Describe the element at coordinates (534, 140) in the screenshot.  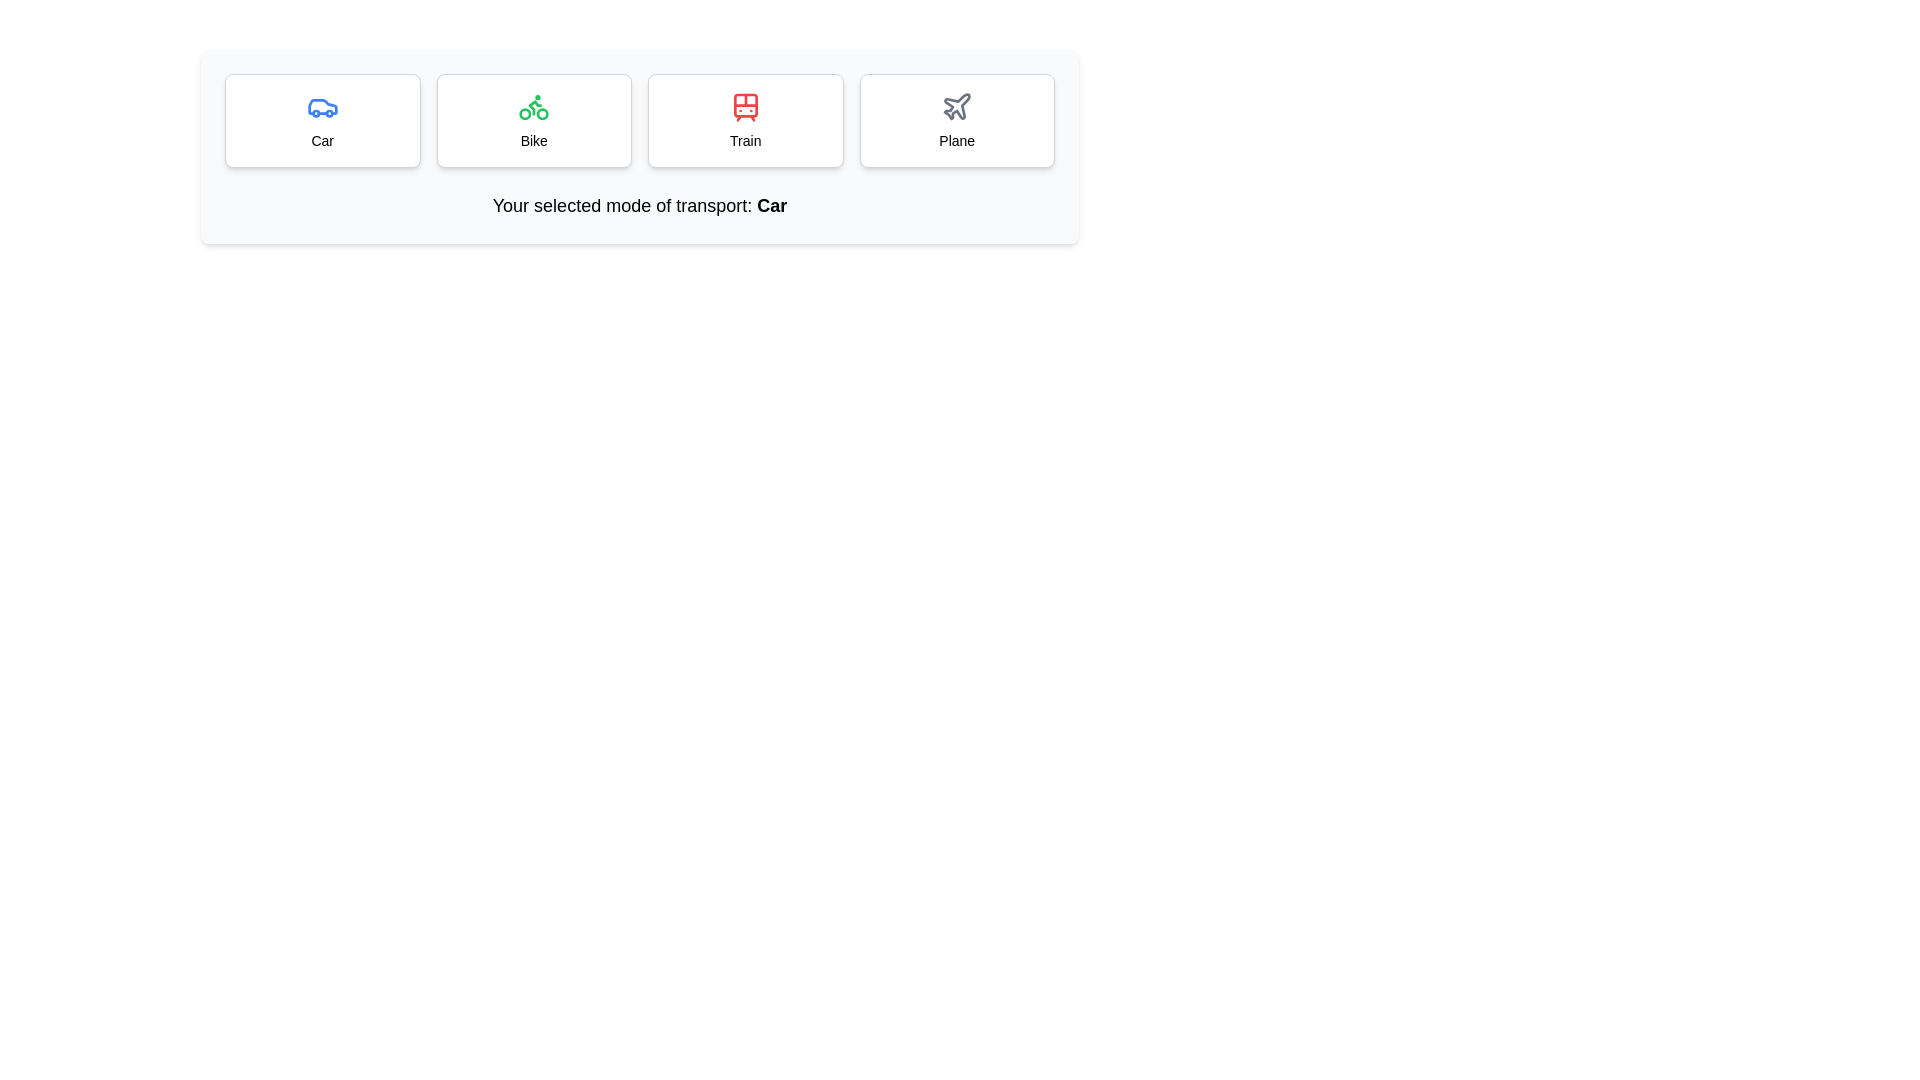
I see `the 'Bike' text label, which identifies the transportation option featuring a bicycle, located centrally within a rectangular card interface below a green bike icon` at that location.